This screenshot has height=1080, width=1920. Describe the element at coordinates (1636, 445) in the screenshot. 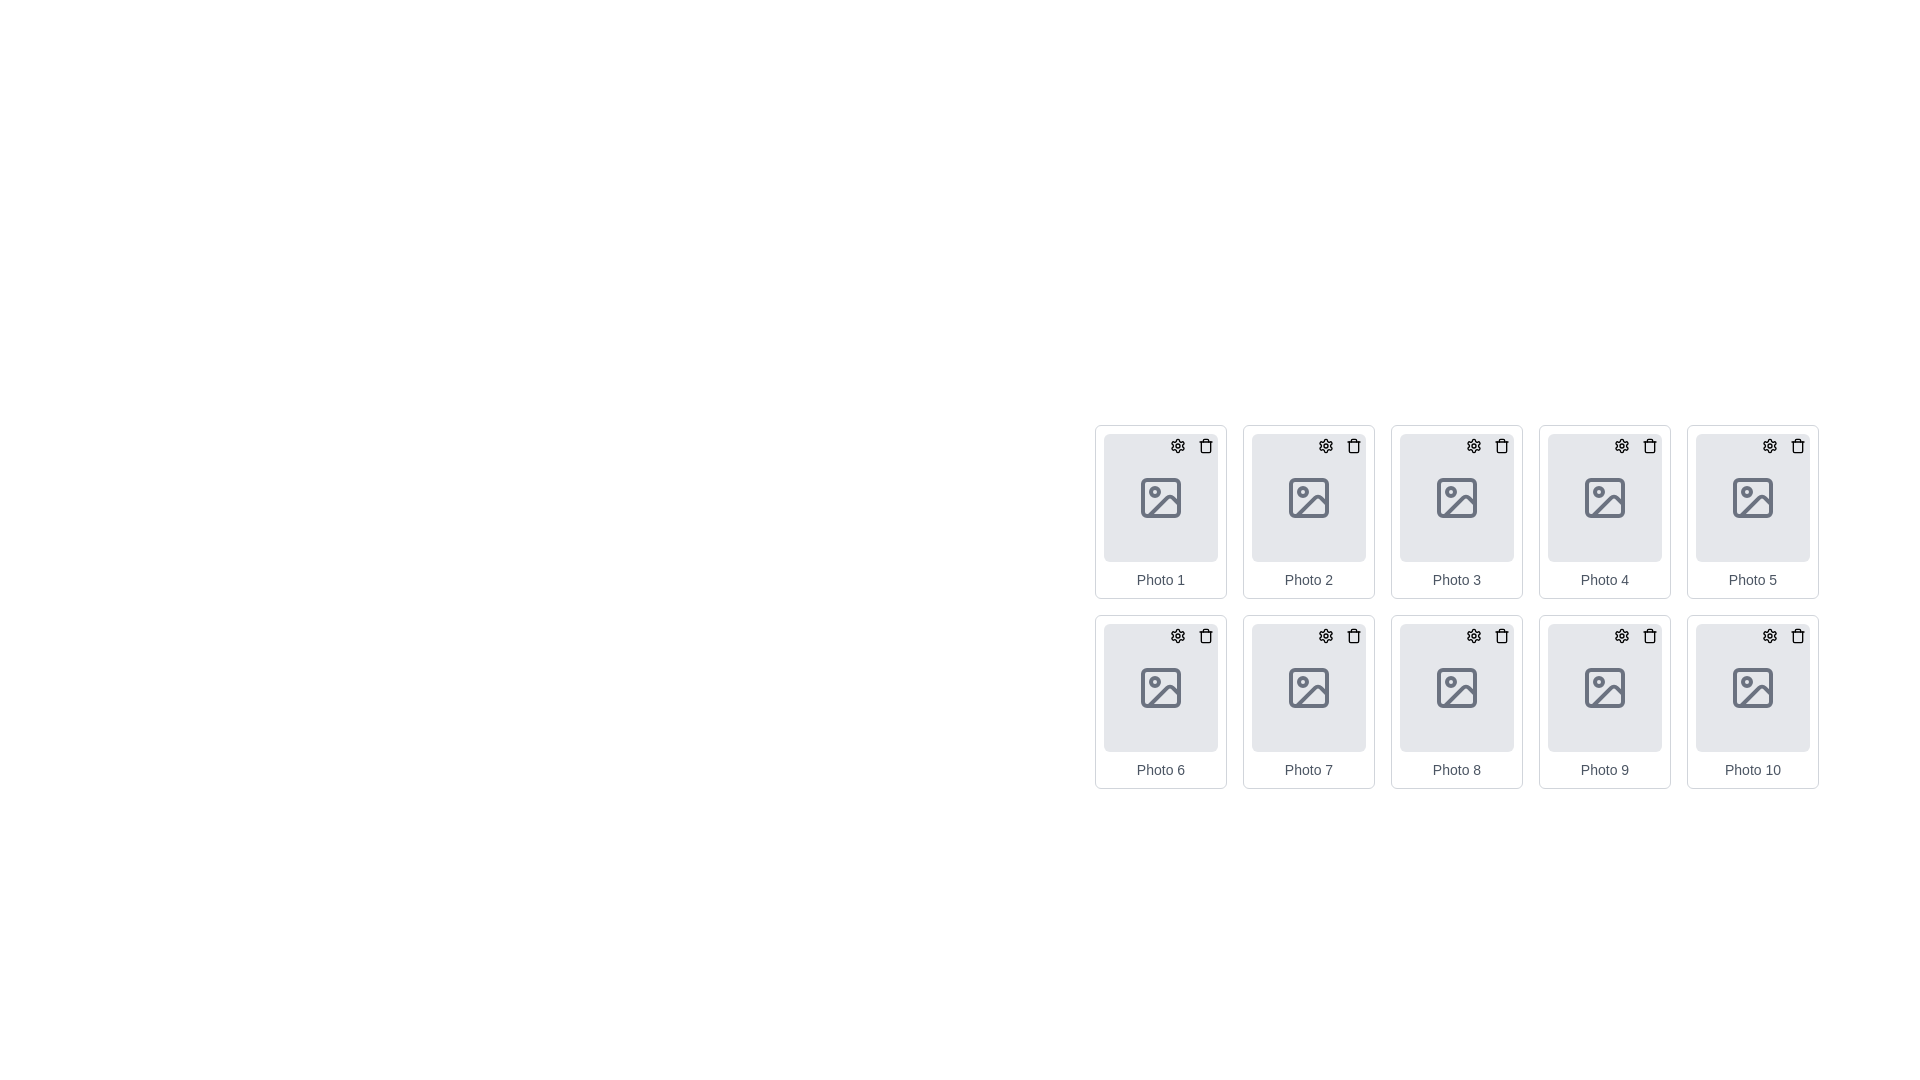

I see `the toolbar in the top-right corner of the item card labeled 'Photo 4', which contains two circular icons (a cog for settings and a trash can for deletion)` at that location.